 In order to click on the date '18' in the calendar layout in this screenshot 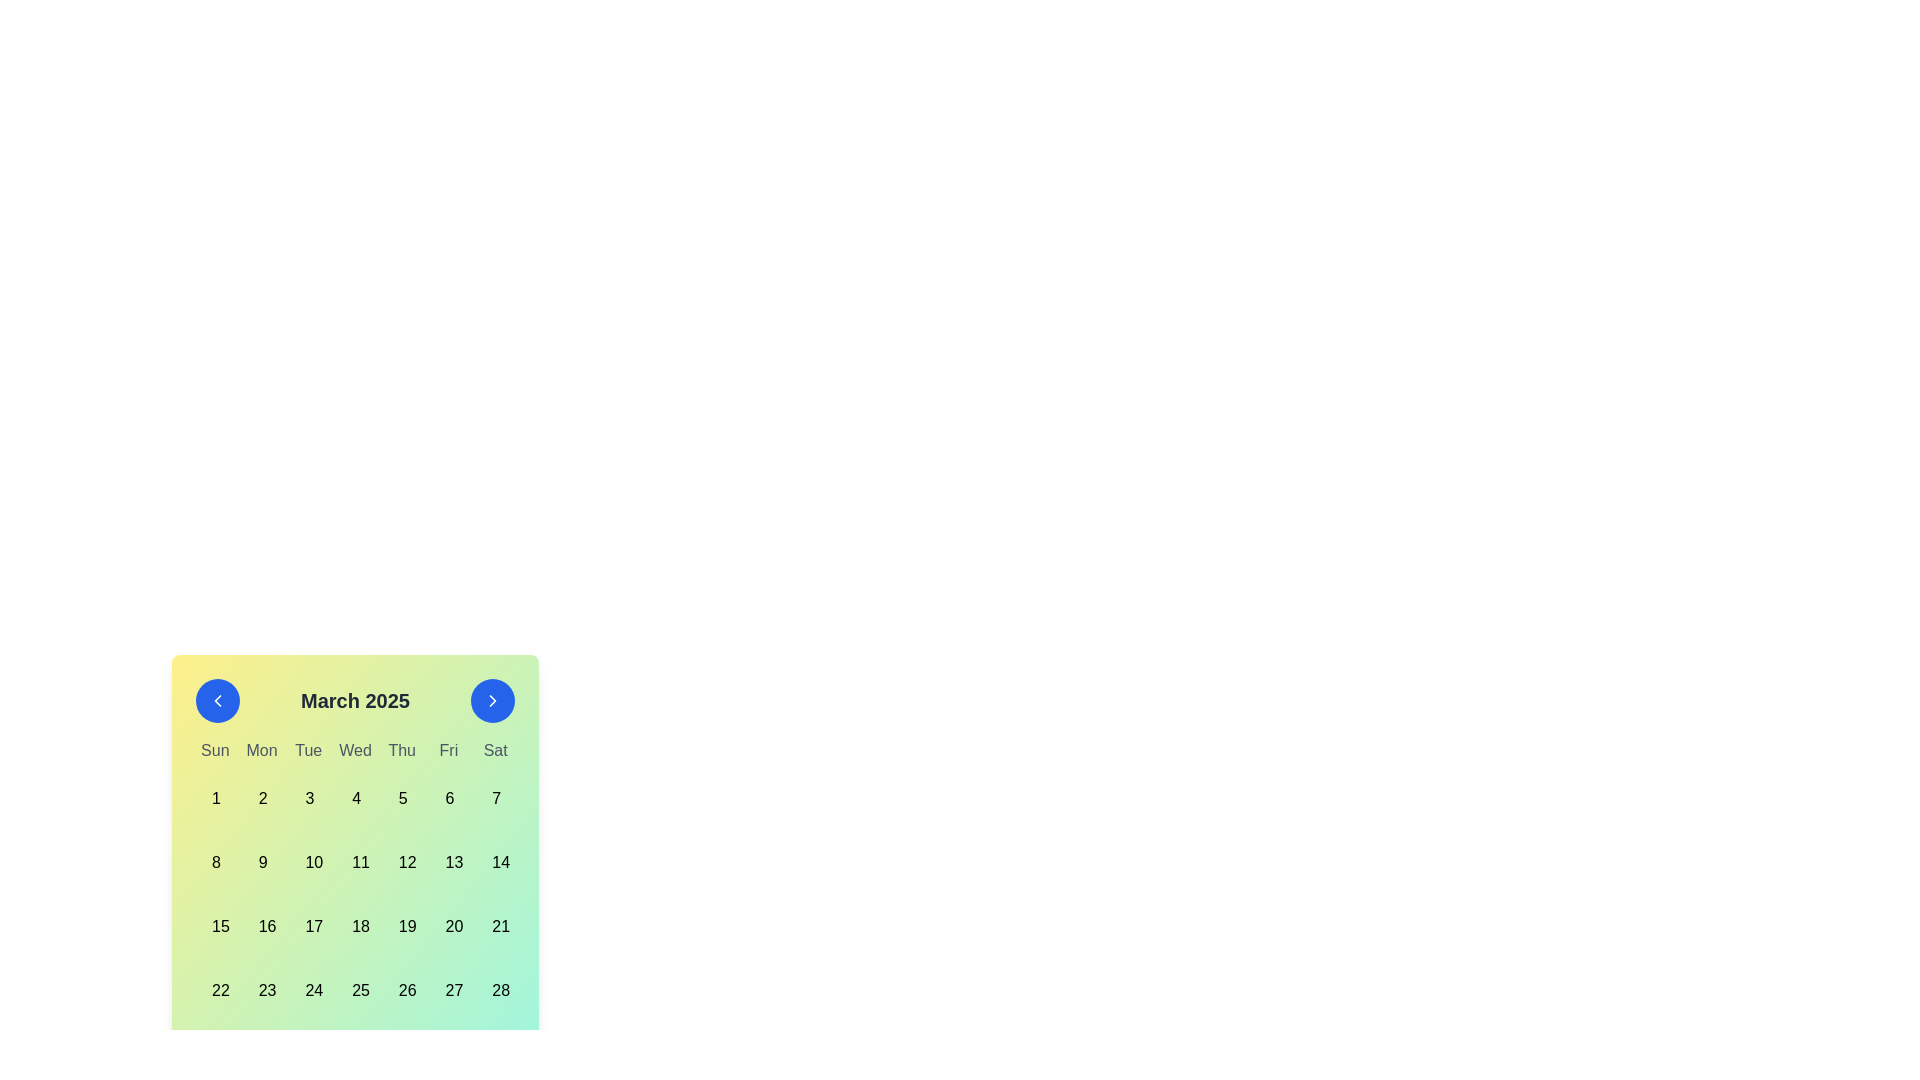, I will do `click(355, 926)`.